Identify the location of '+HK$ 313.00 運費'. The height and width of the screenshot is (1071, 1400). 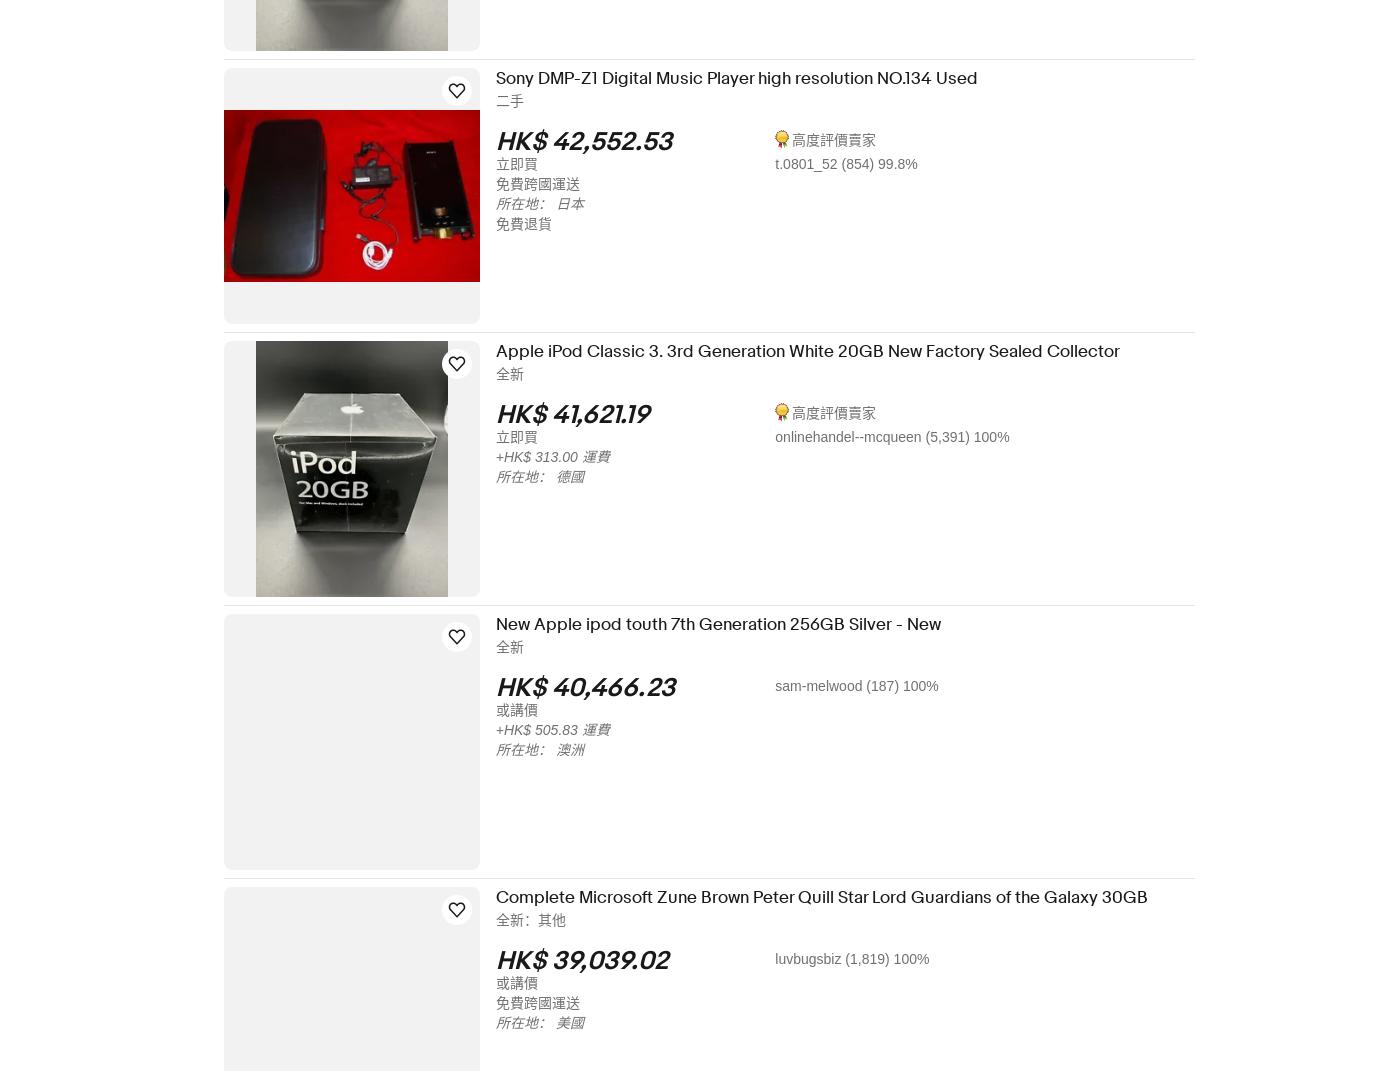
(566, 456).